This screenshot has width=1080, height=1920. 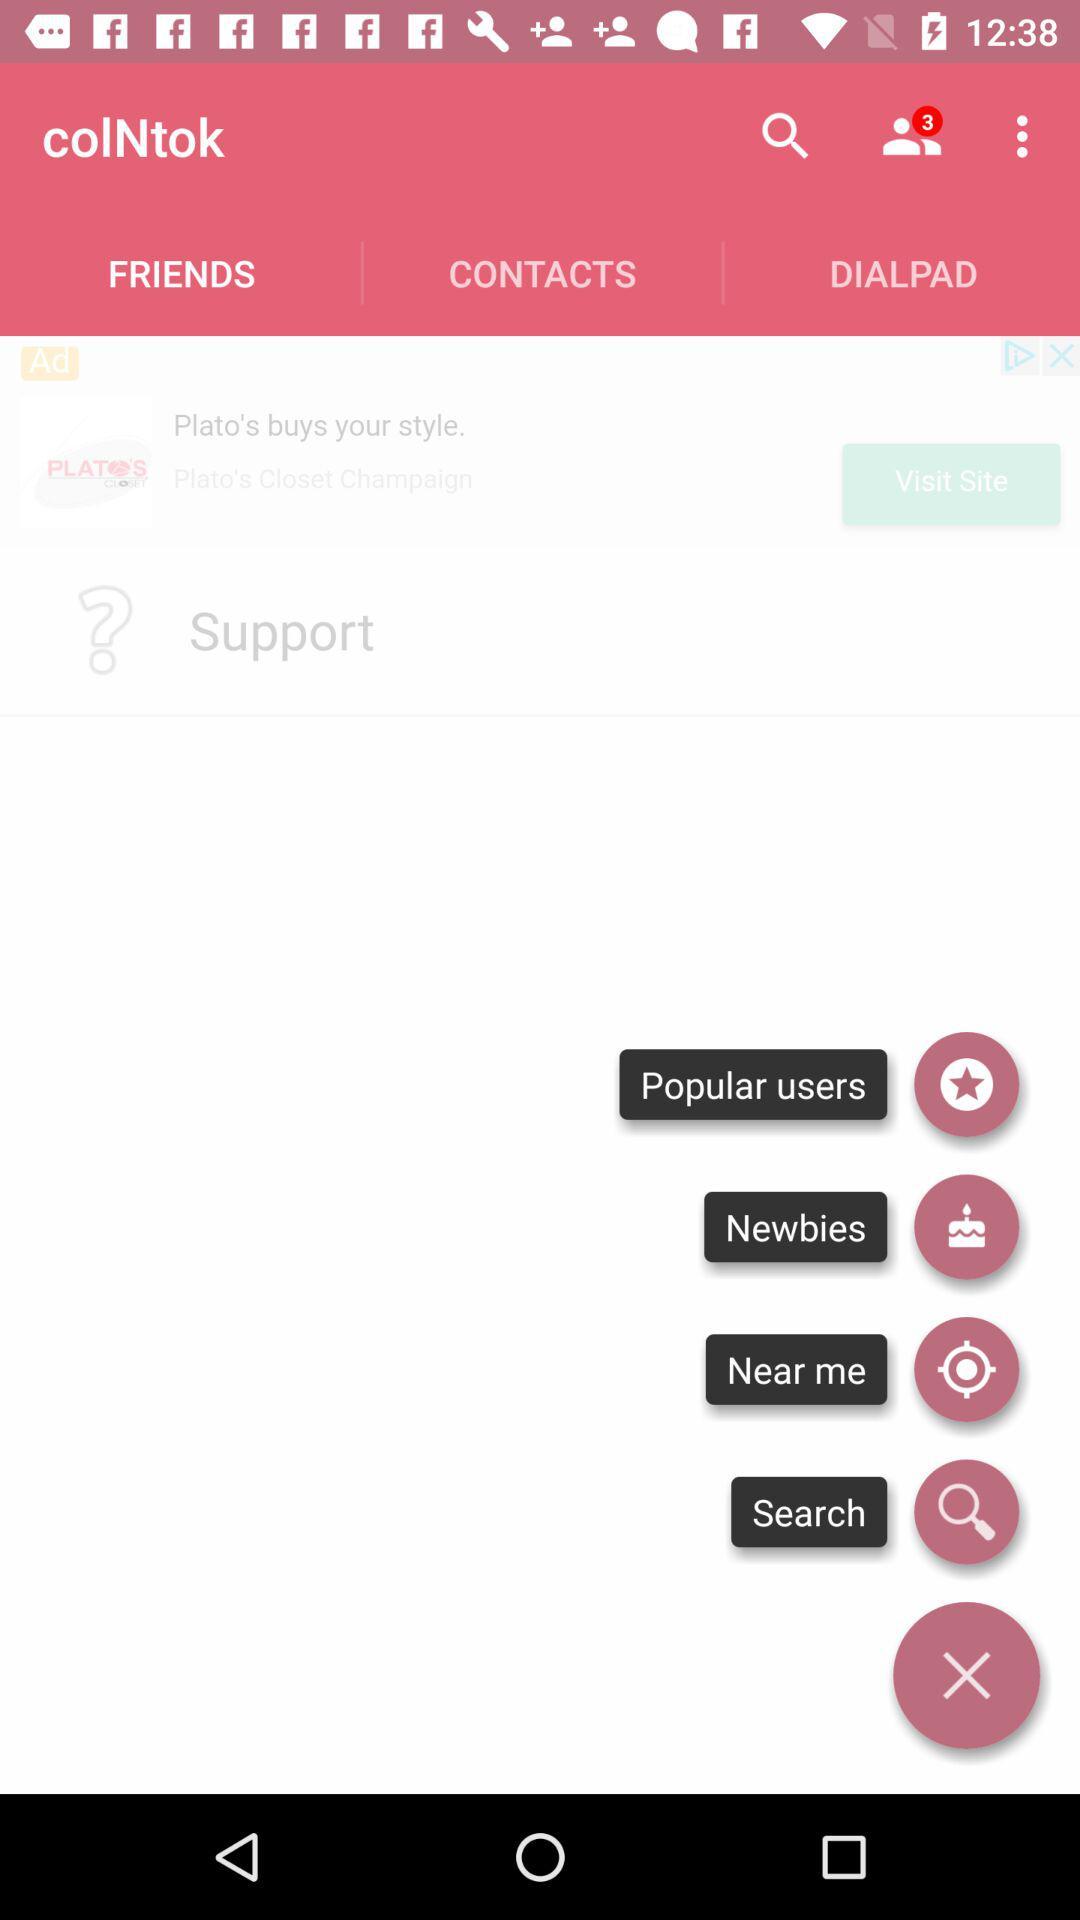 What do you see at coordinates (540, 440) in the screenshot?
I see `website` at bounding box center [540, 440].